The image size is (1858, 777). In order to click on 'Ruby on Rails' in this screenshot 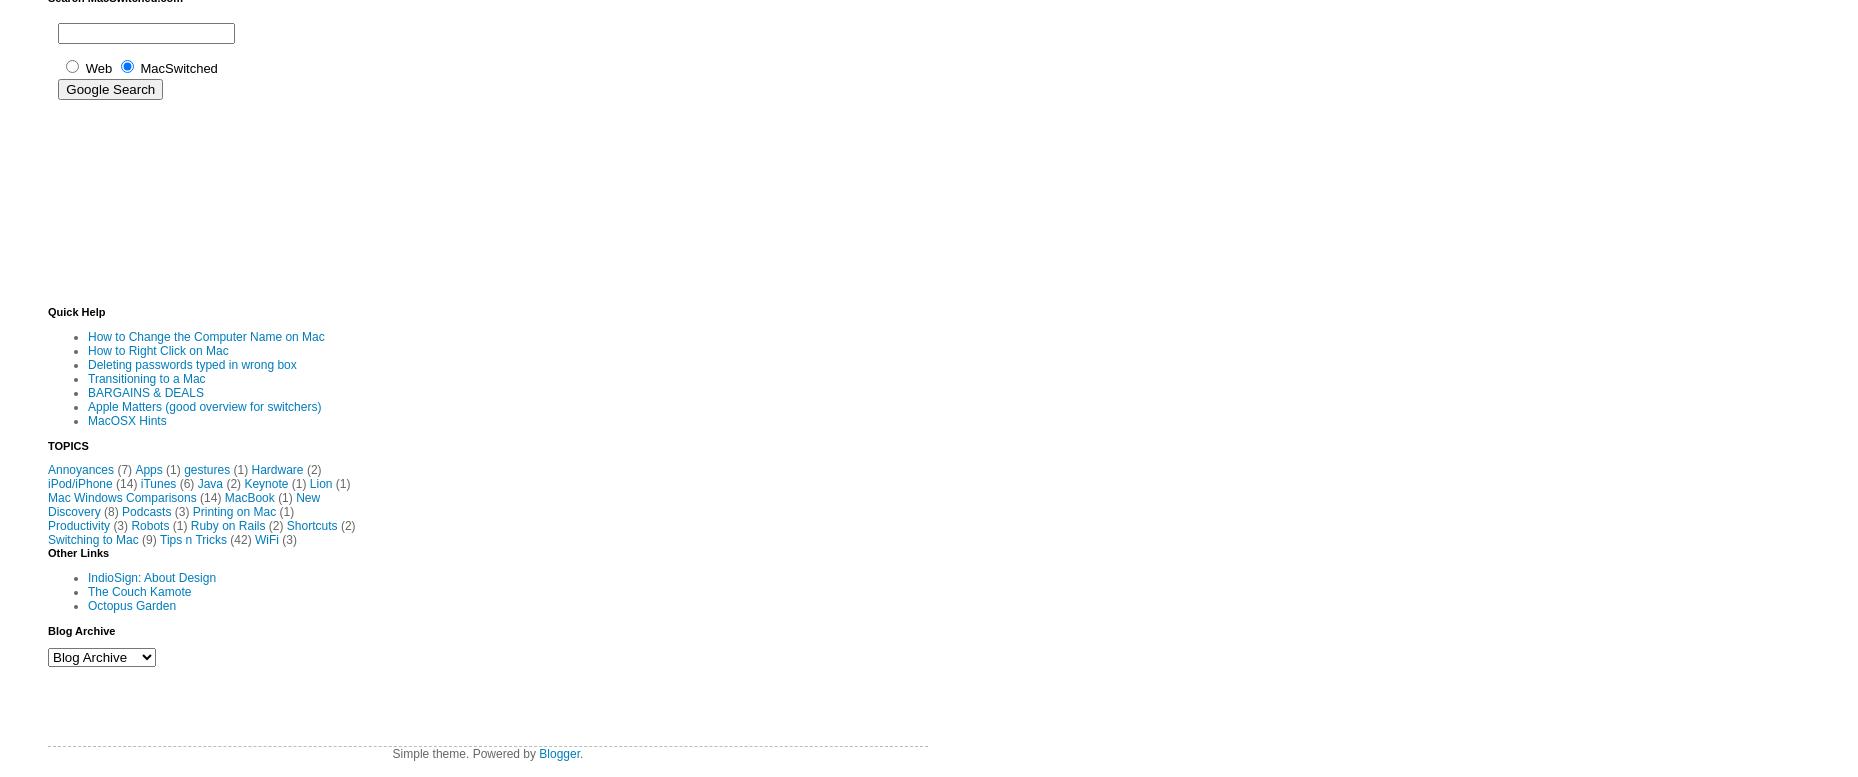, I will do `click(226, 524)`.